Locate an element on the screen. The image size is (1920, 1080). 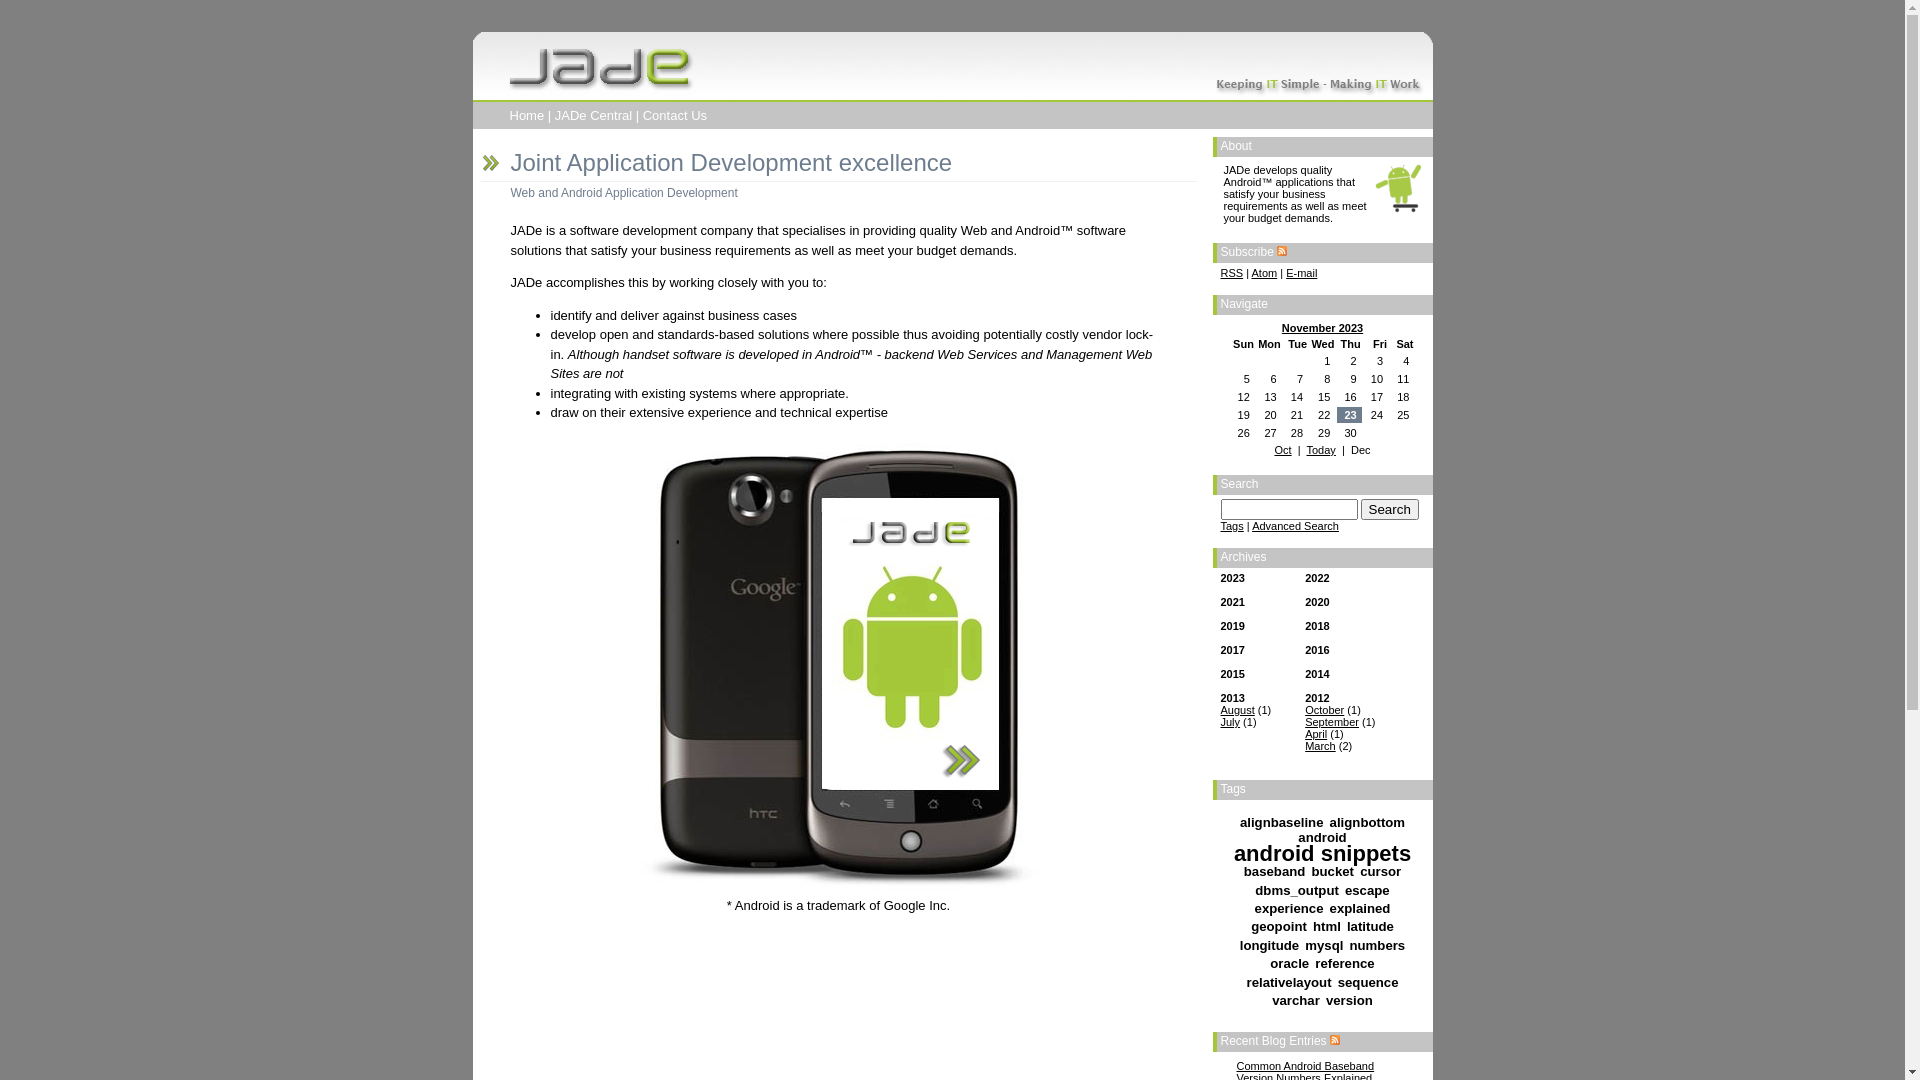
'dbms_output' is located at coordinates (1296, 889).